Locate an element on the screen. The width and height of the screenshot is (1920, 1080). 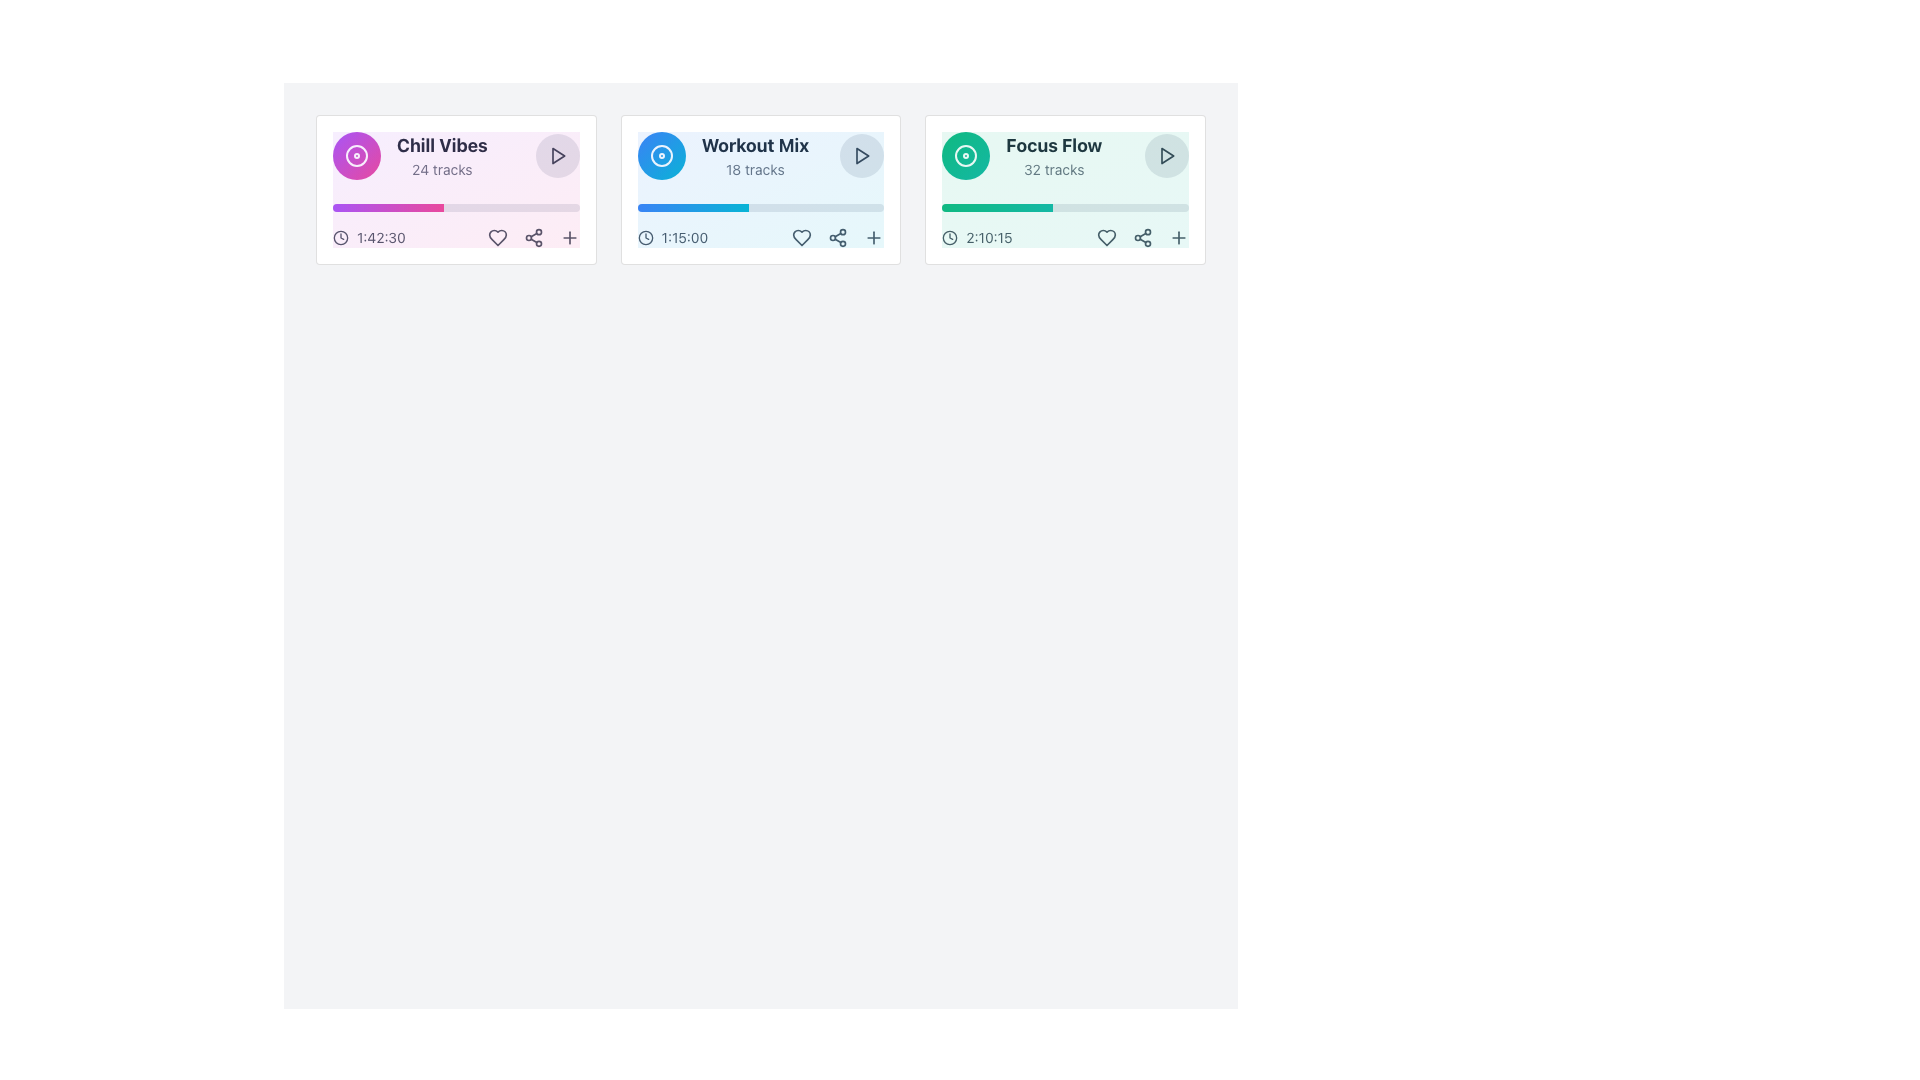
the button located in the bottom-right corner of the 'Chill Vibes' card is located at coordinates (568, 237).